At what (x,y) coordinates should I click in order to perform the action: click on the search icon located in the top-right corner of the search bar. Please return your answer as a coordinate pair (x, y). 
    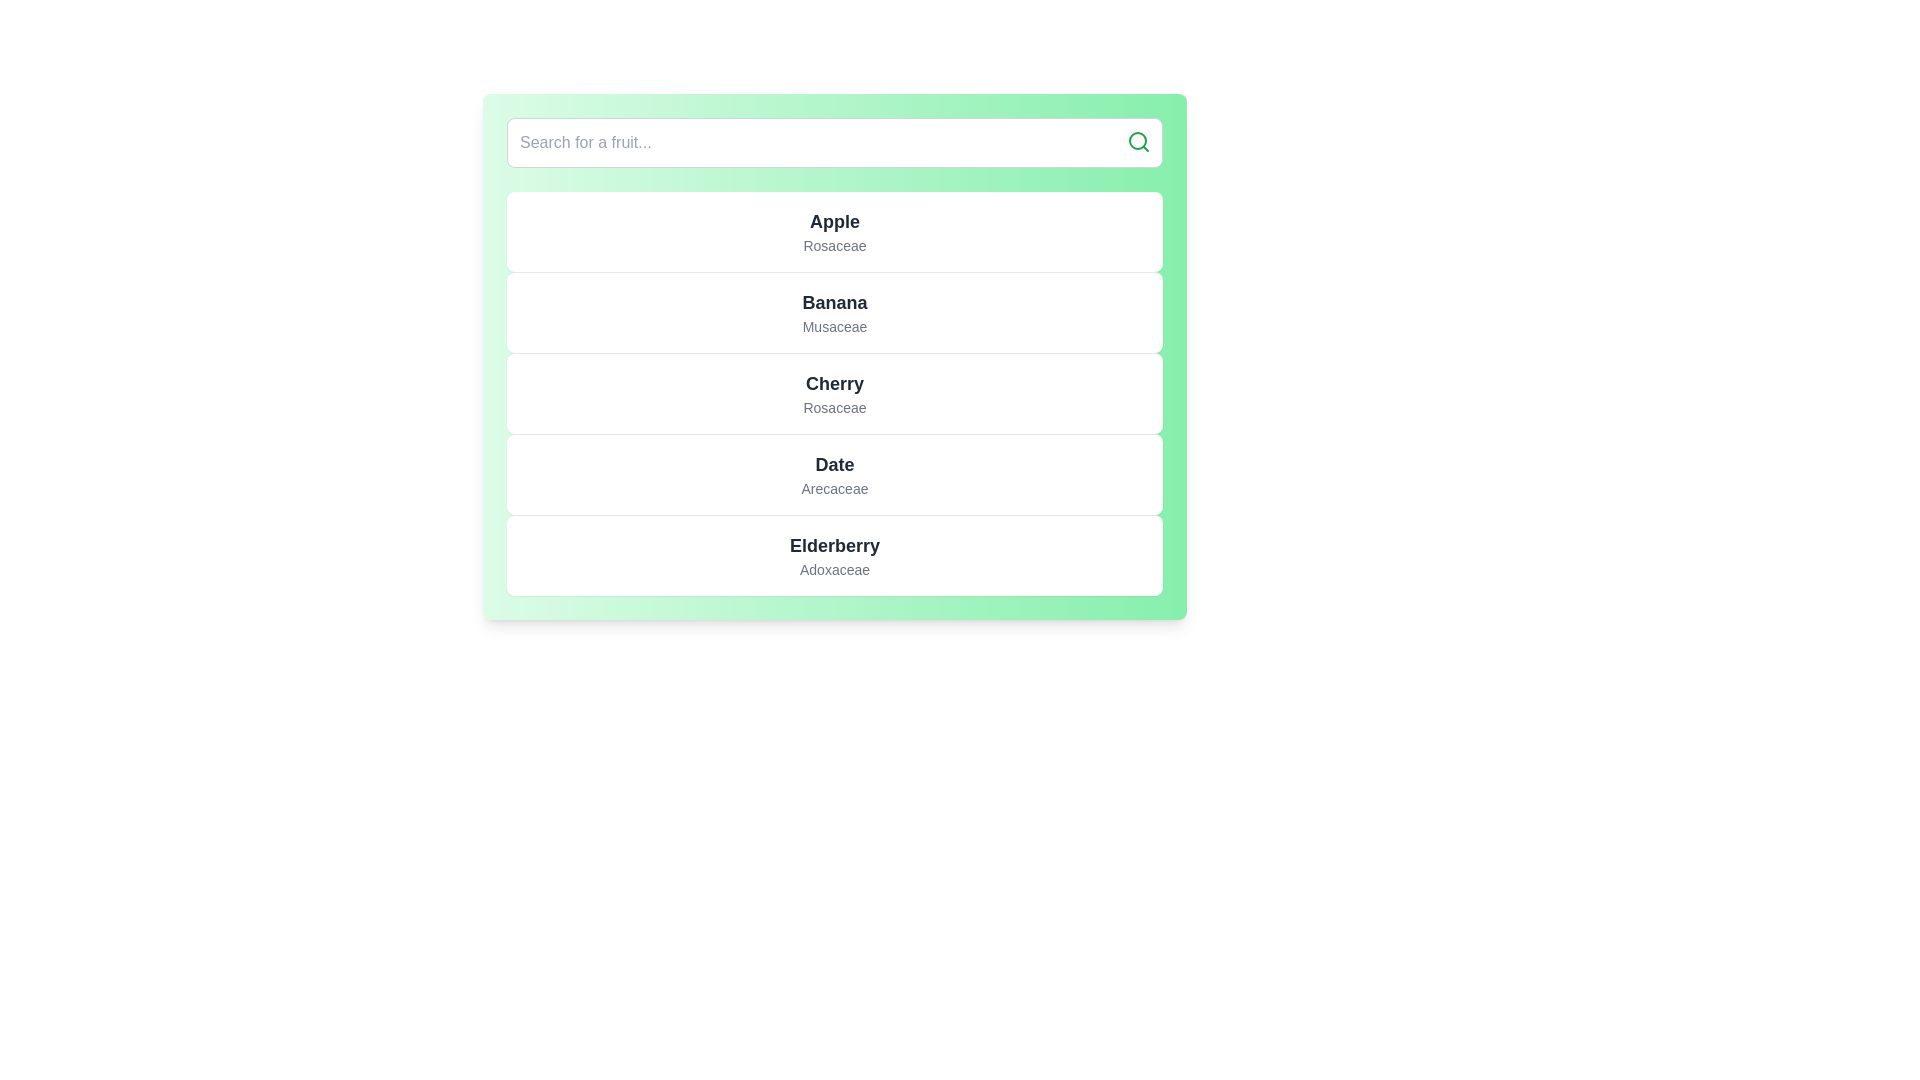
    Looking at the image, I should click on (1138, 141).